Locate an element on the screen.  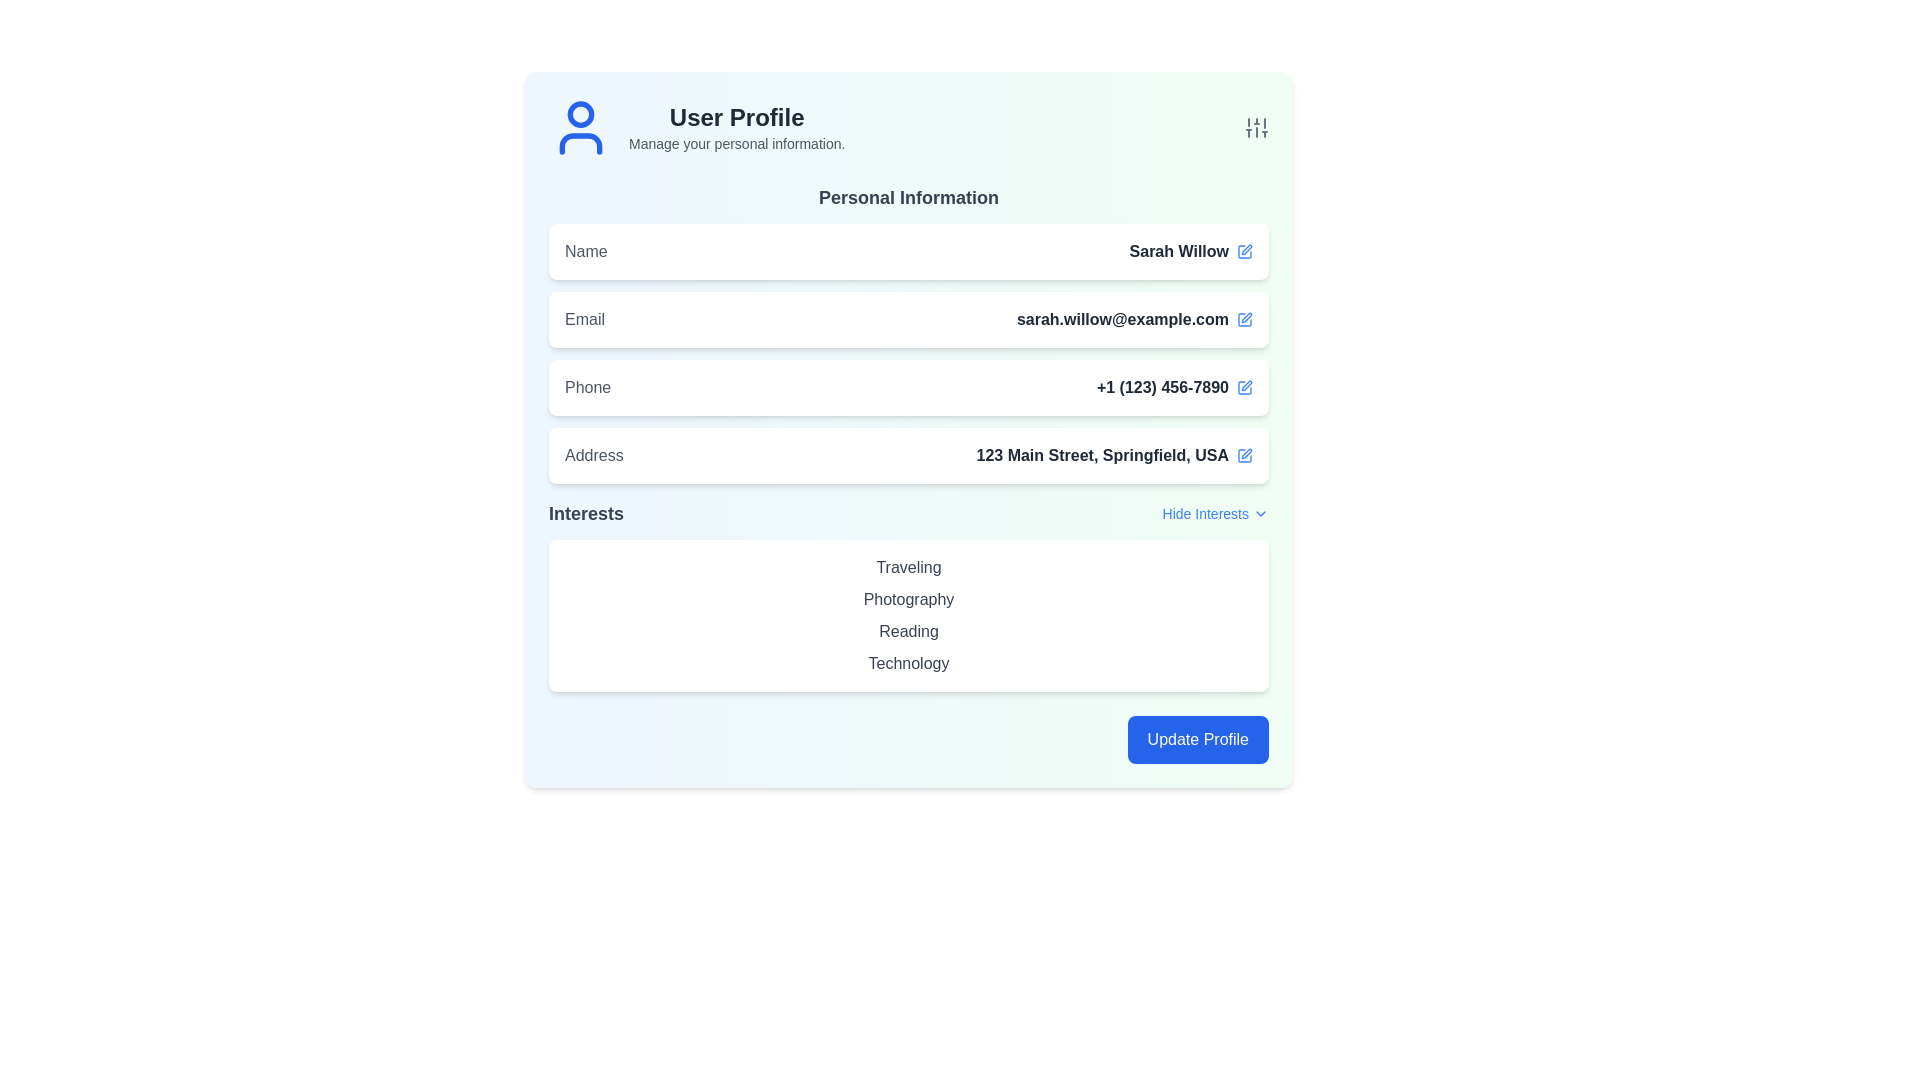
the Edit icon button, which is a small blue square resembling a pen, located to the right of the Address field text '123 Main Street, Springfield, USA' is located at coordinates (1243, 455).